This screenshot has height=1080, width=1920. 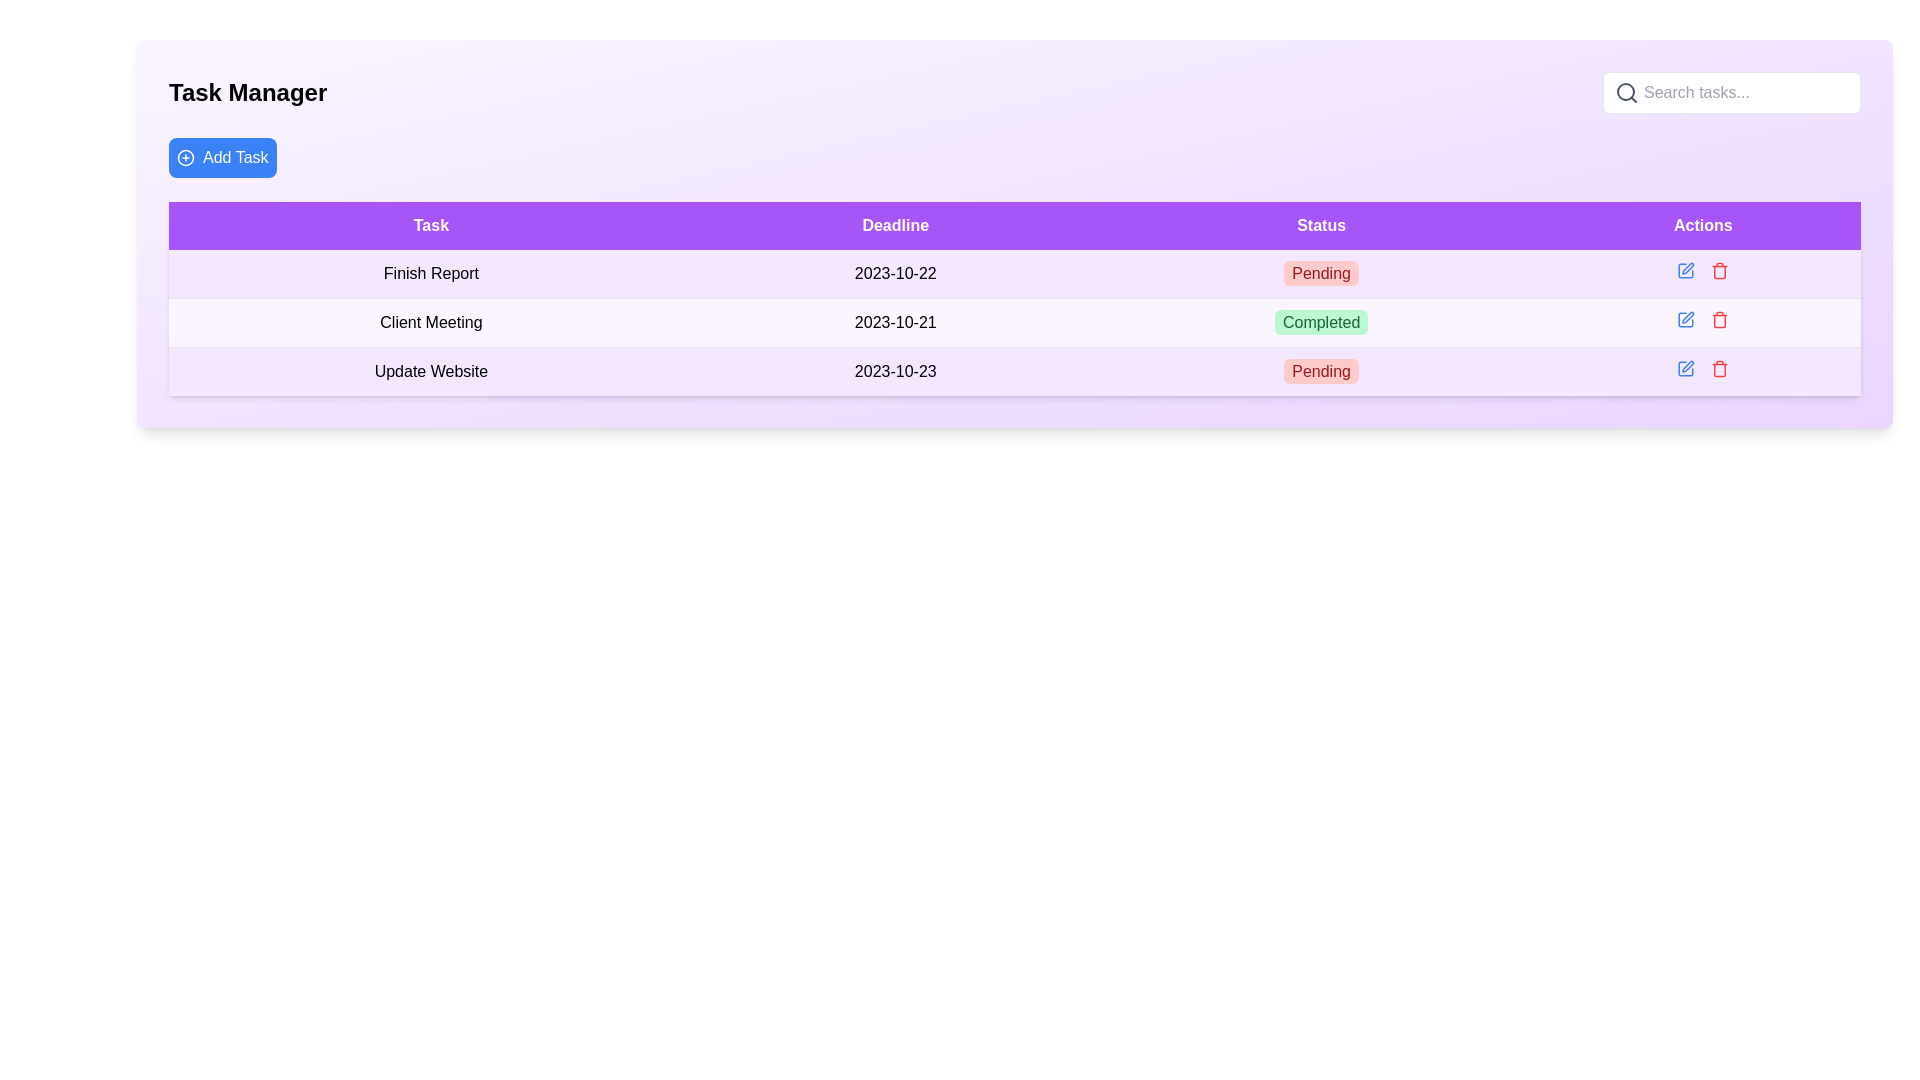 What do you see at coordinates (1321, 274) in the screenshot?
I see `the Status label with the text 'Pending', which has a light red background and bold red font, located in the third column under the 'Status' header in the second row of the table` at bounding box center [1321, 274].